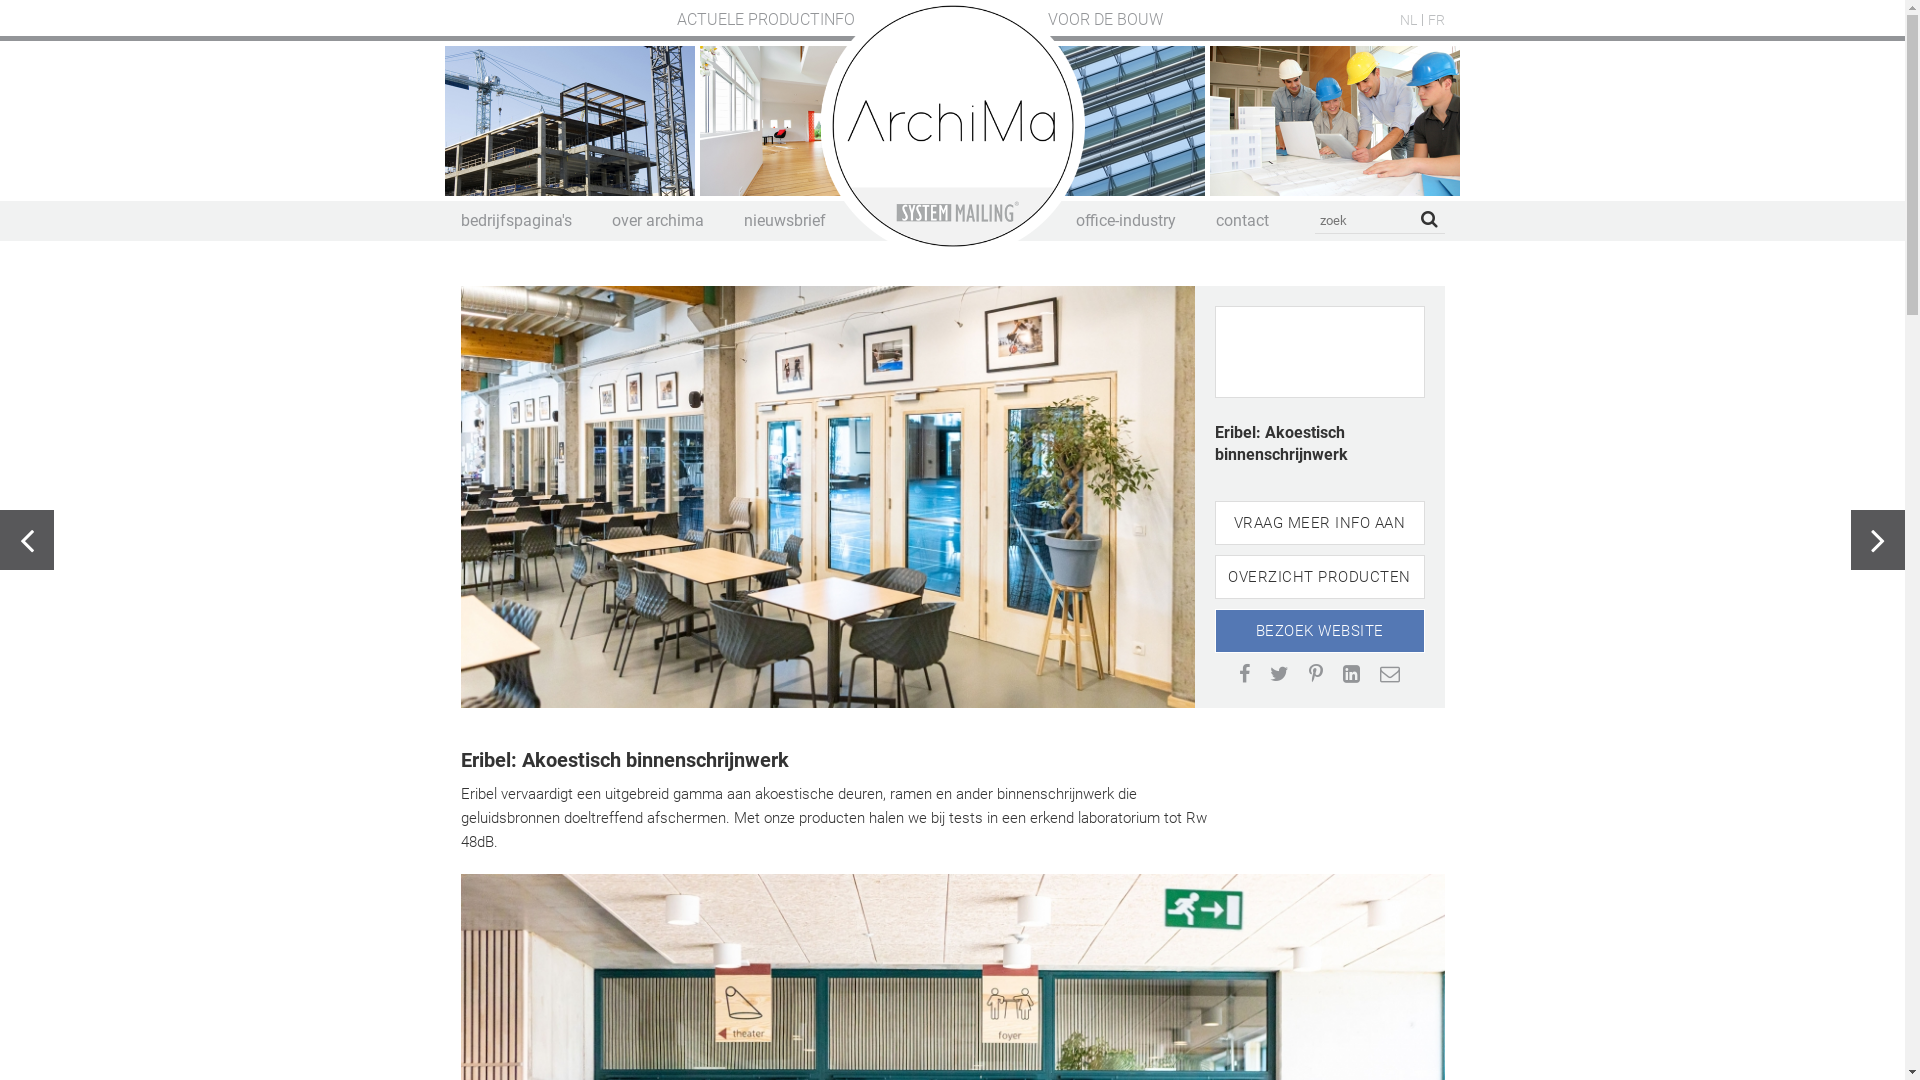 The width and height of the screenshot is (1920, 1080). I want to click on 'OVERZICHT PRODUCTEN', so click(1213, 577).